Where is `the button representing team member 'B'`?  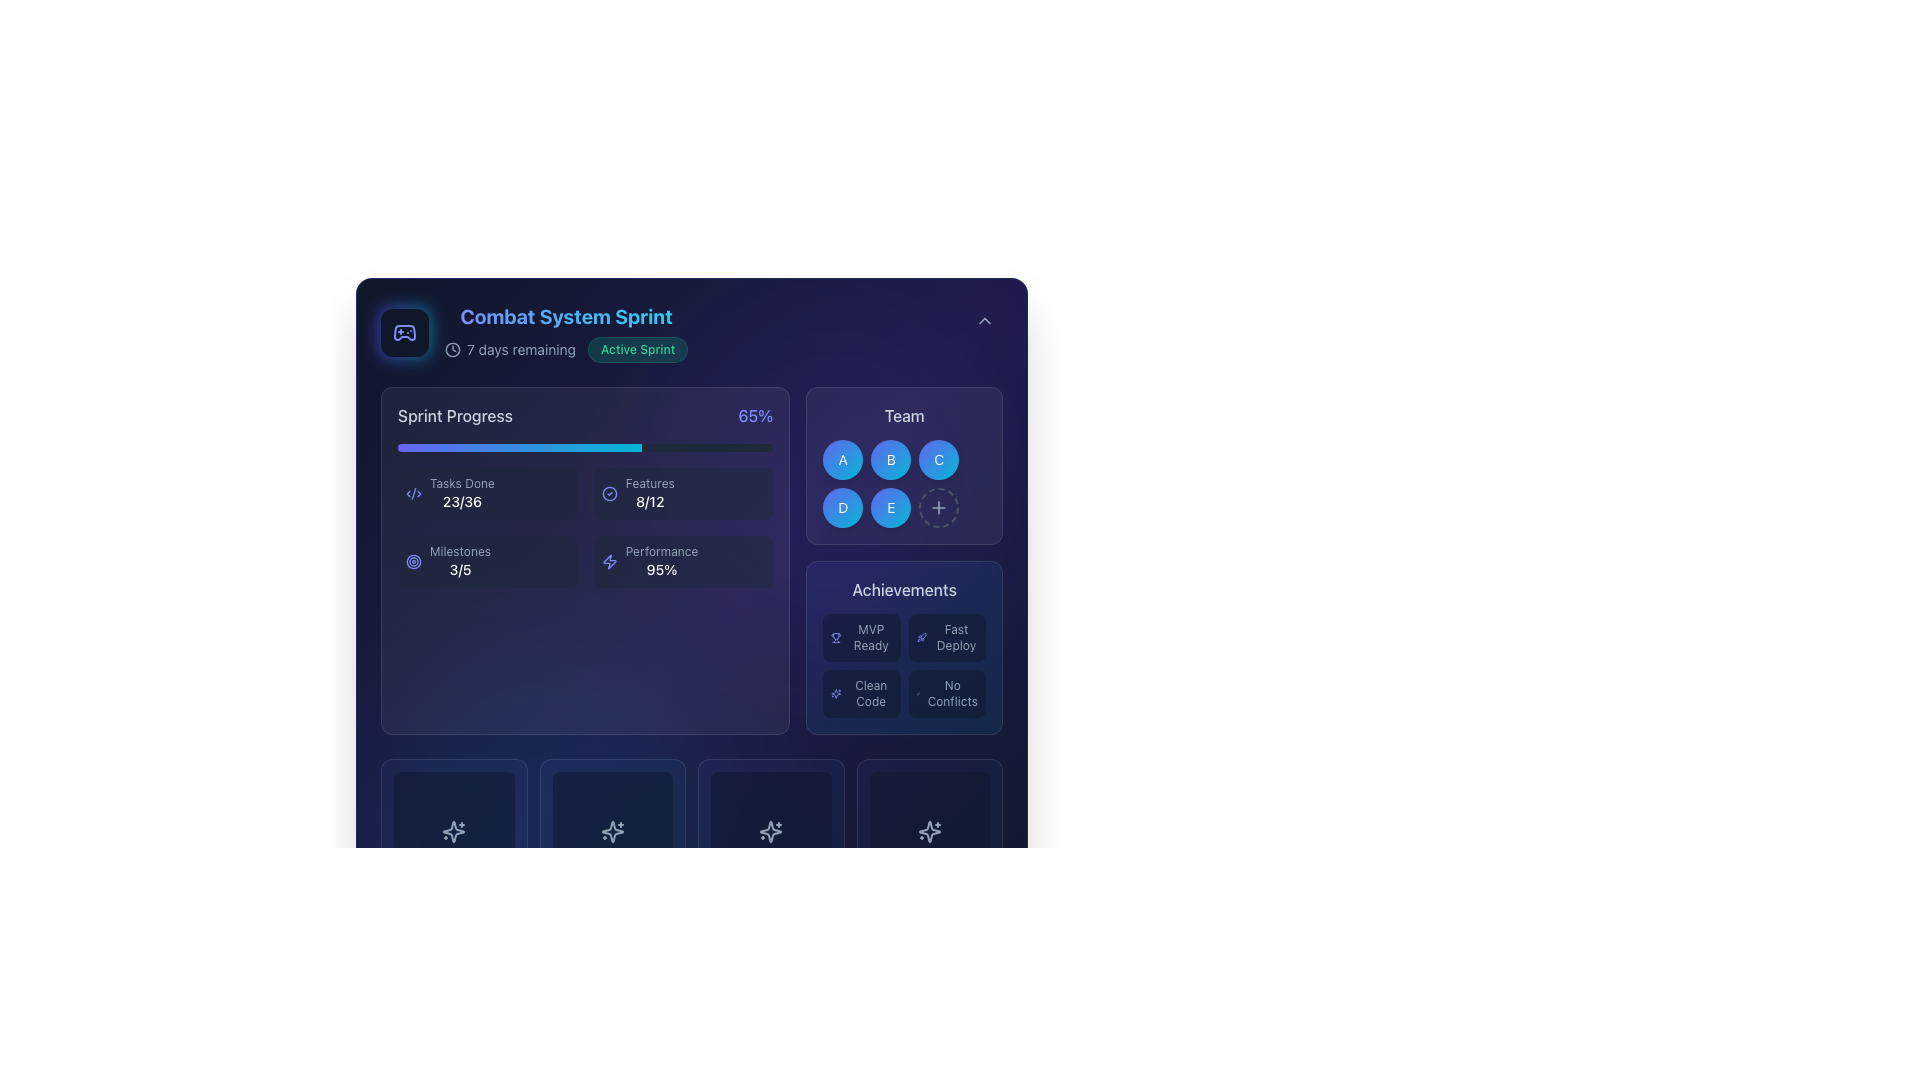 the button representing team member 'B' is located at coordinates (903, 466).